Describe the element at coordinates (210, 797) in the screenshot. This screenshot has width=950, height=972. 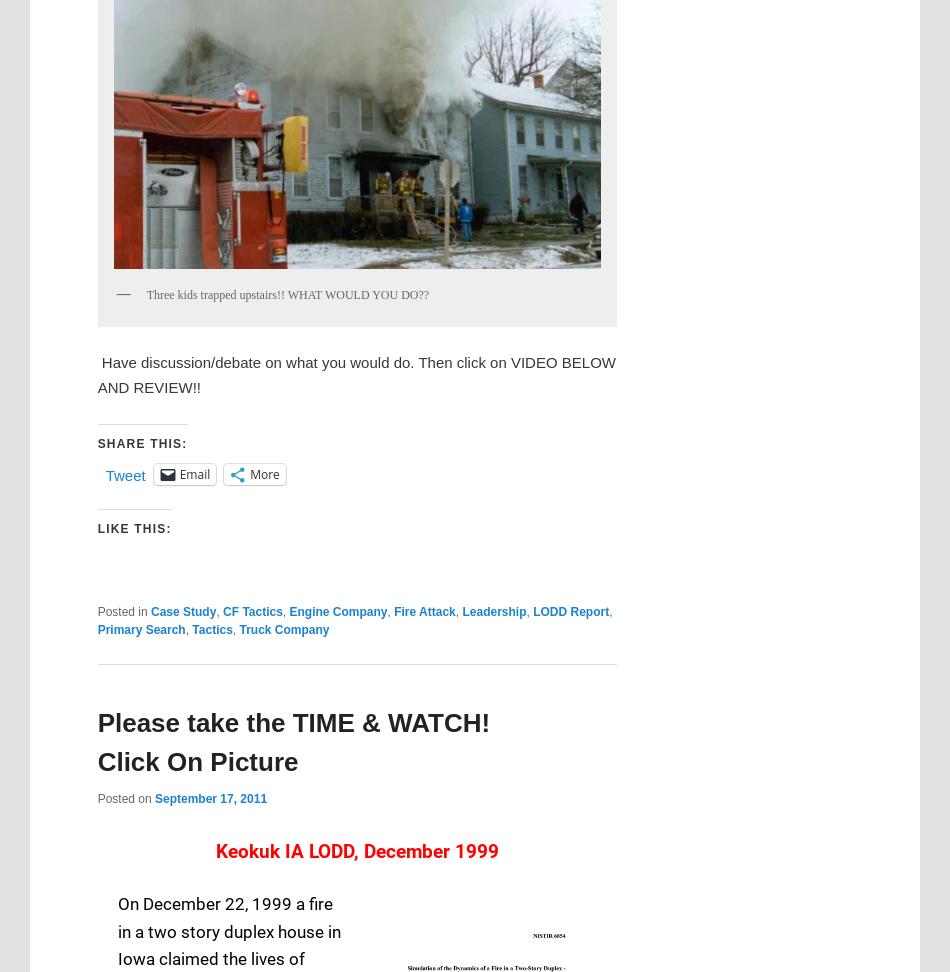
I see `'September 17, 2011'` at that location.